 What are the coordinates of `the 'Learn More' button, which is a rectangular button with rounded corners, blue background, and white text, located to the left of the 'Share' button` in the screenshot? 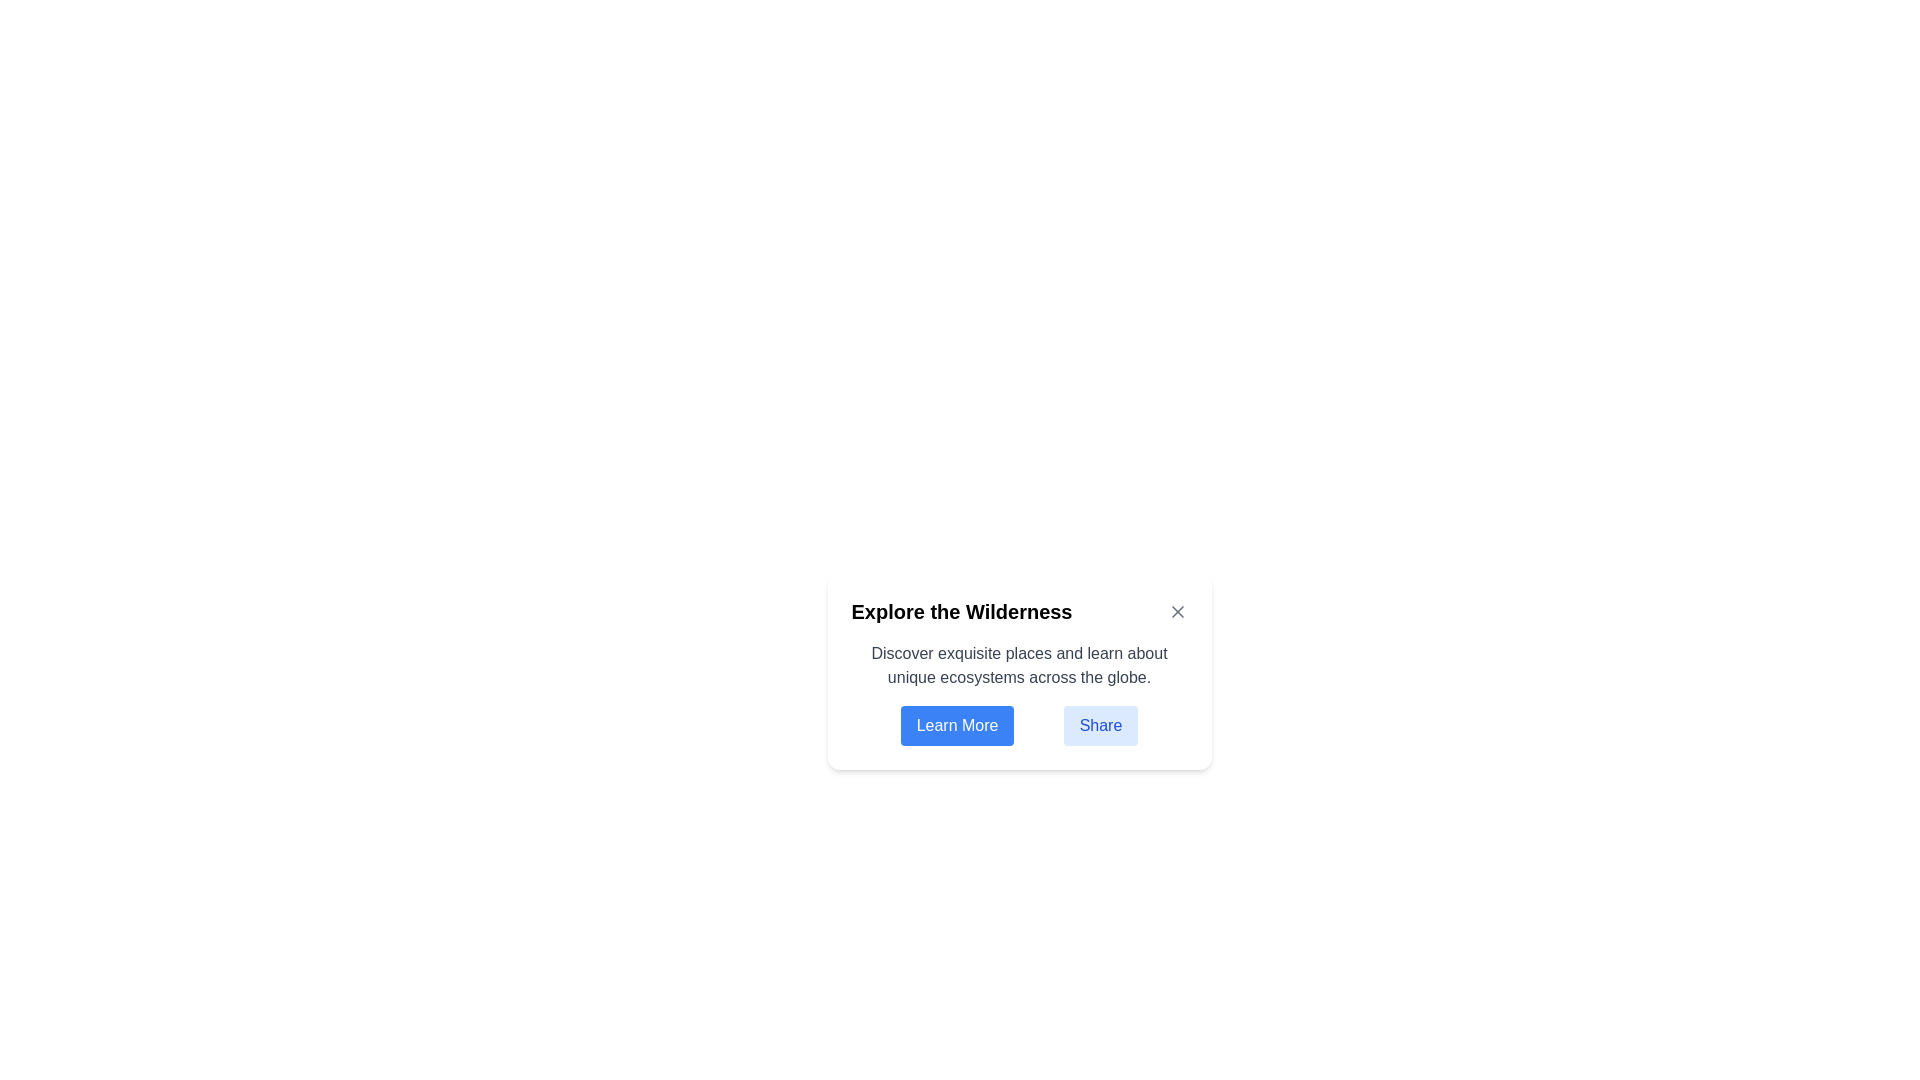 It's located at (956, 725).